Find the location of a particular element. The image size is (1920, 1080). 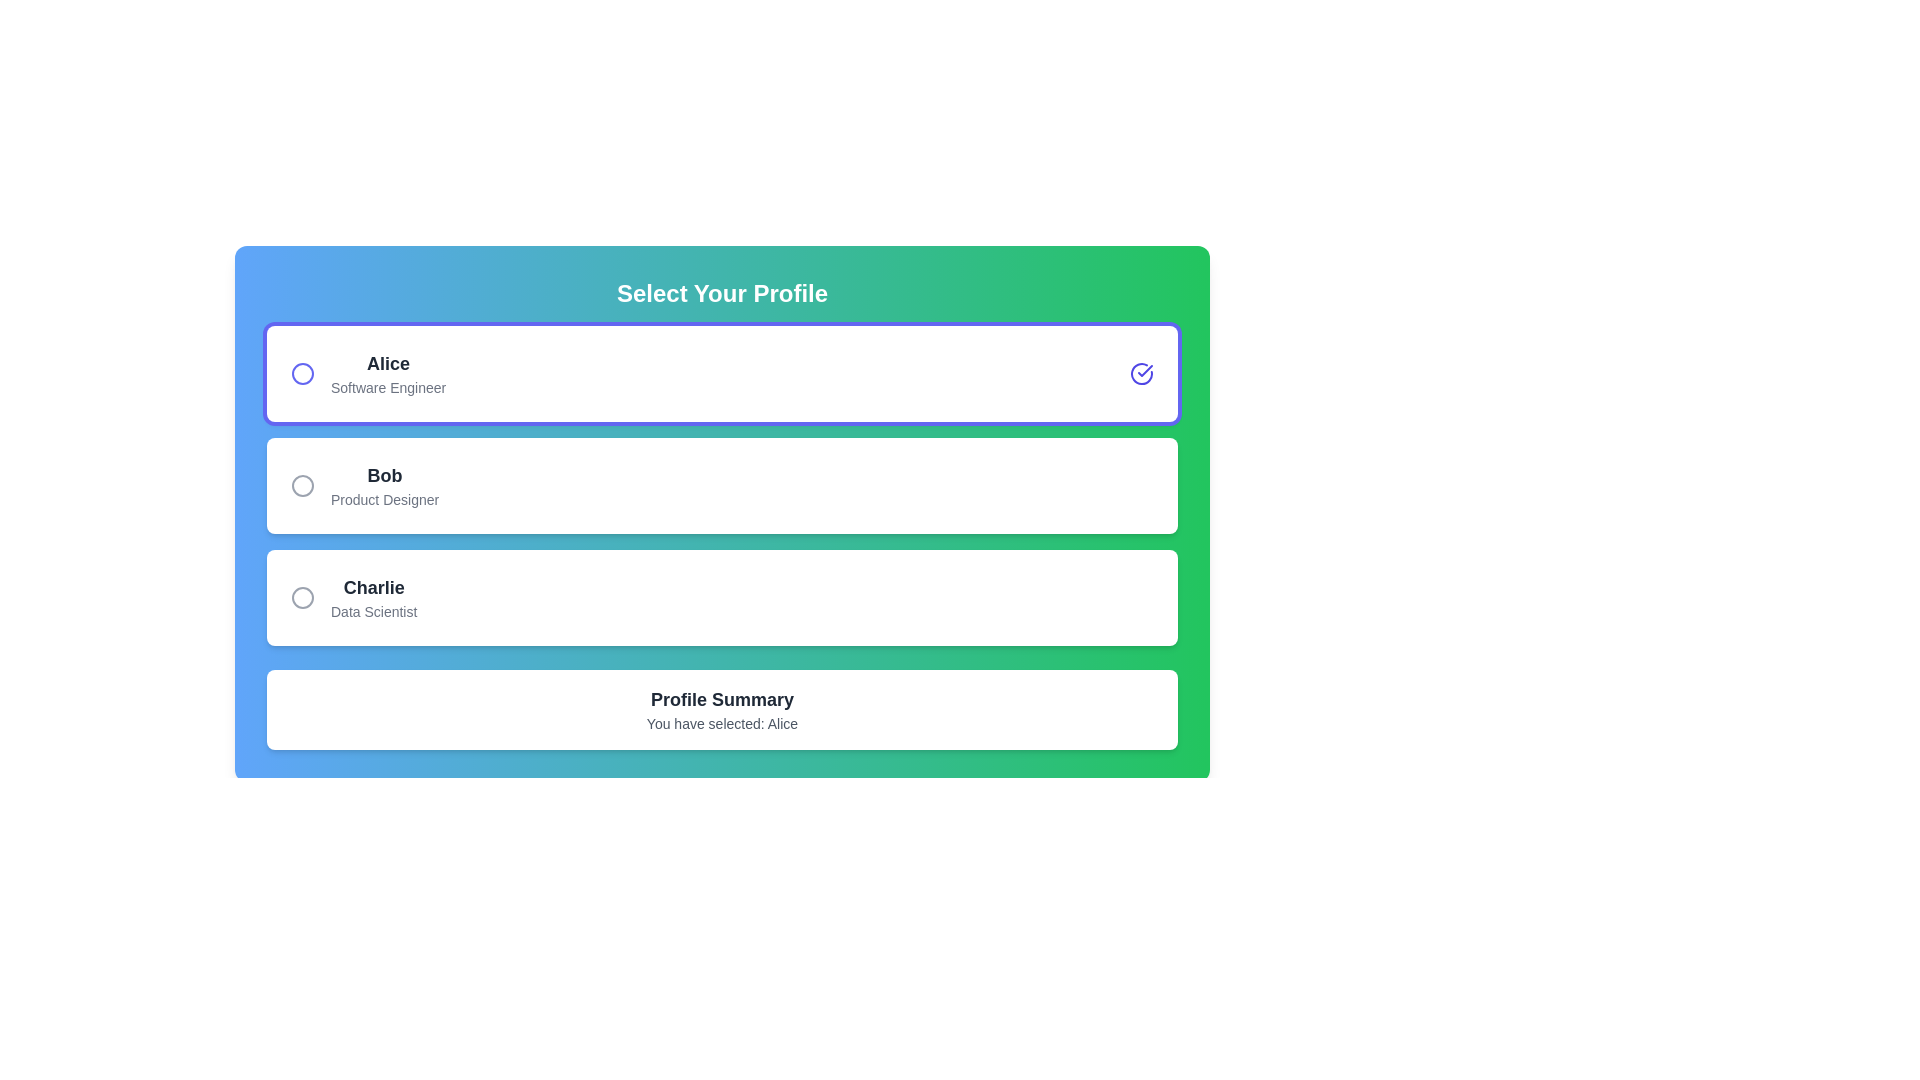

the checkmark SVG icon located in the top right corner of the 'Alice' selection card within the 'Select Your Profile' section is located at coordinates (1145, 370).